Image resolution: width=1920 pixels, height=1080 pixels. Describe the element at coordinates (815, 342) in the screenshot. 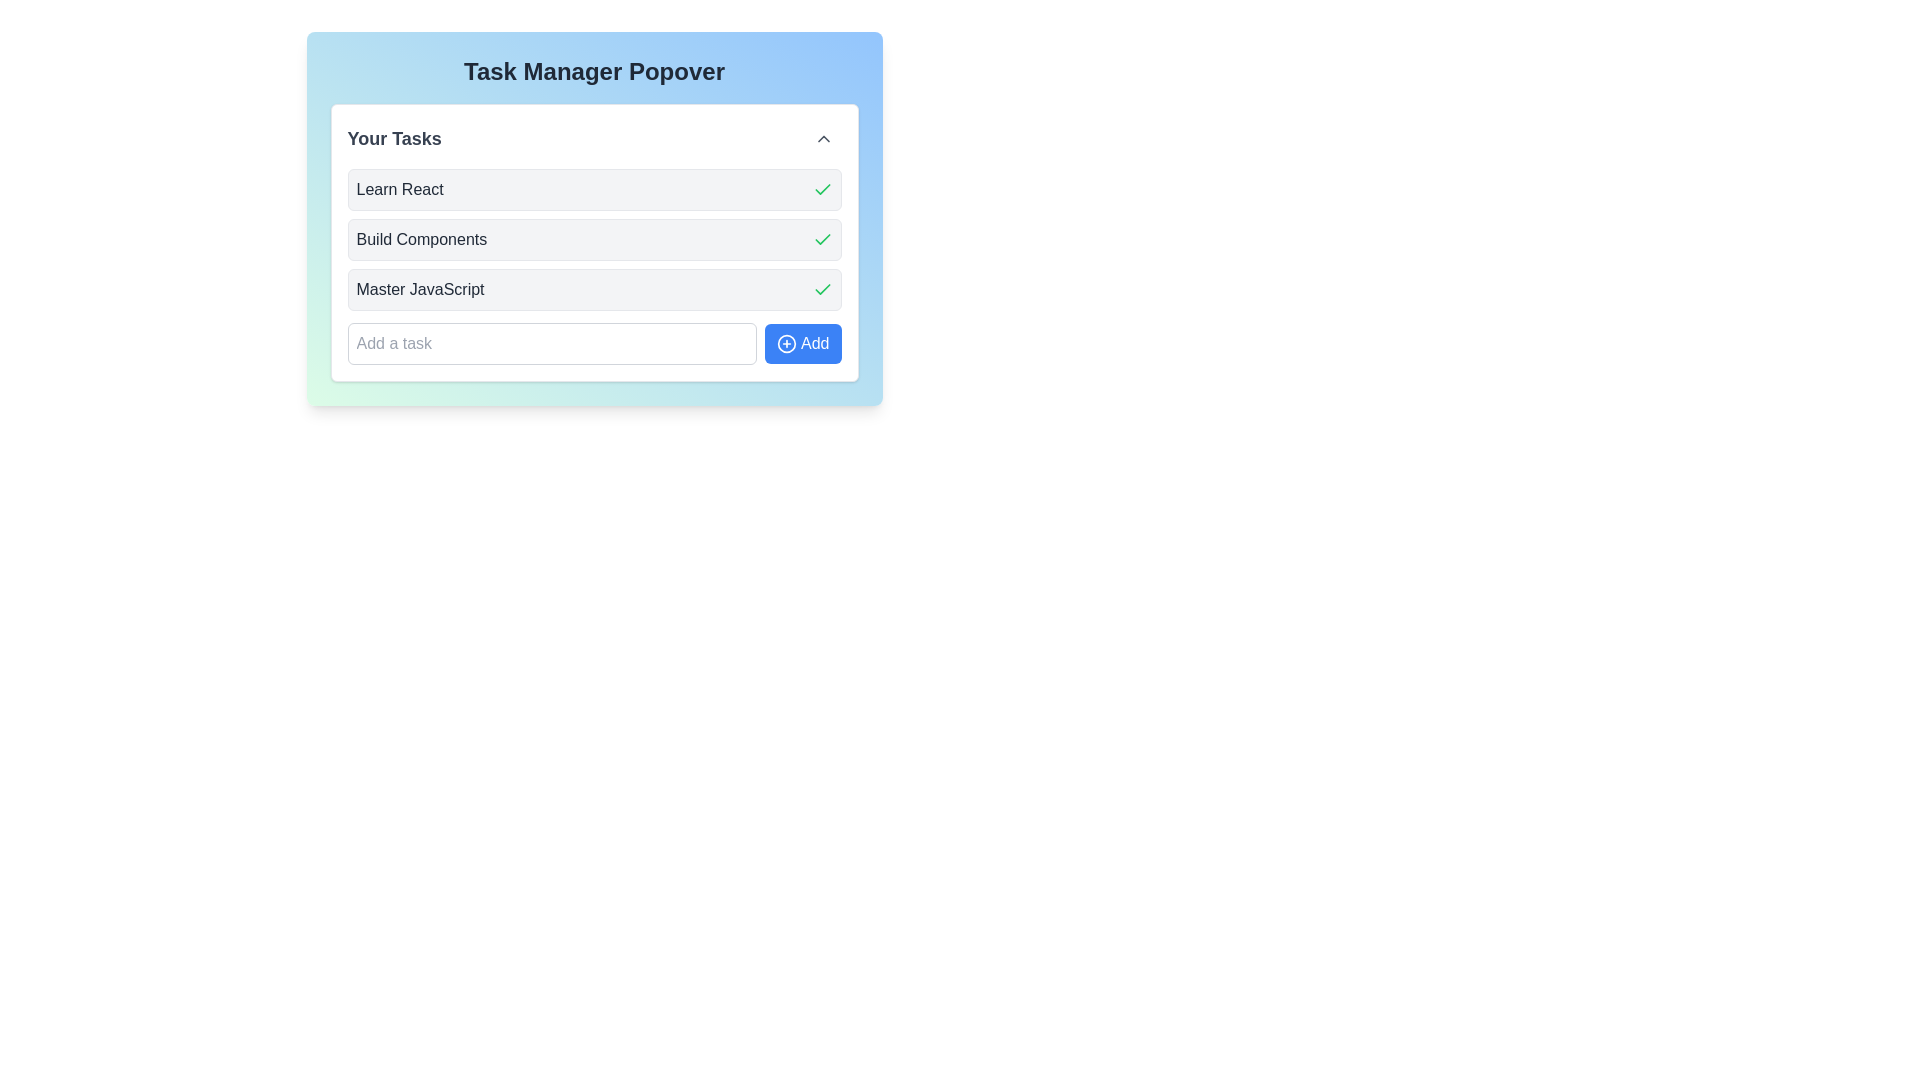

I see `the 'Add Task' button's text label, which is located at the bottom-right corner of the task management popover and contains the text 'Add'` at that location.